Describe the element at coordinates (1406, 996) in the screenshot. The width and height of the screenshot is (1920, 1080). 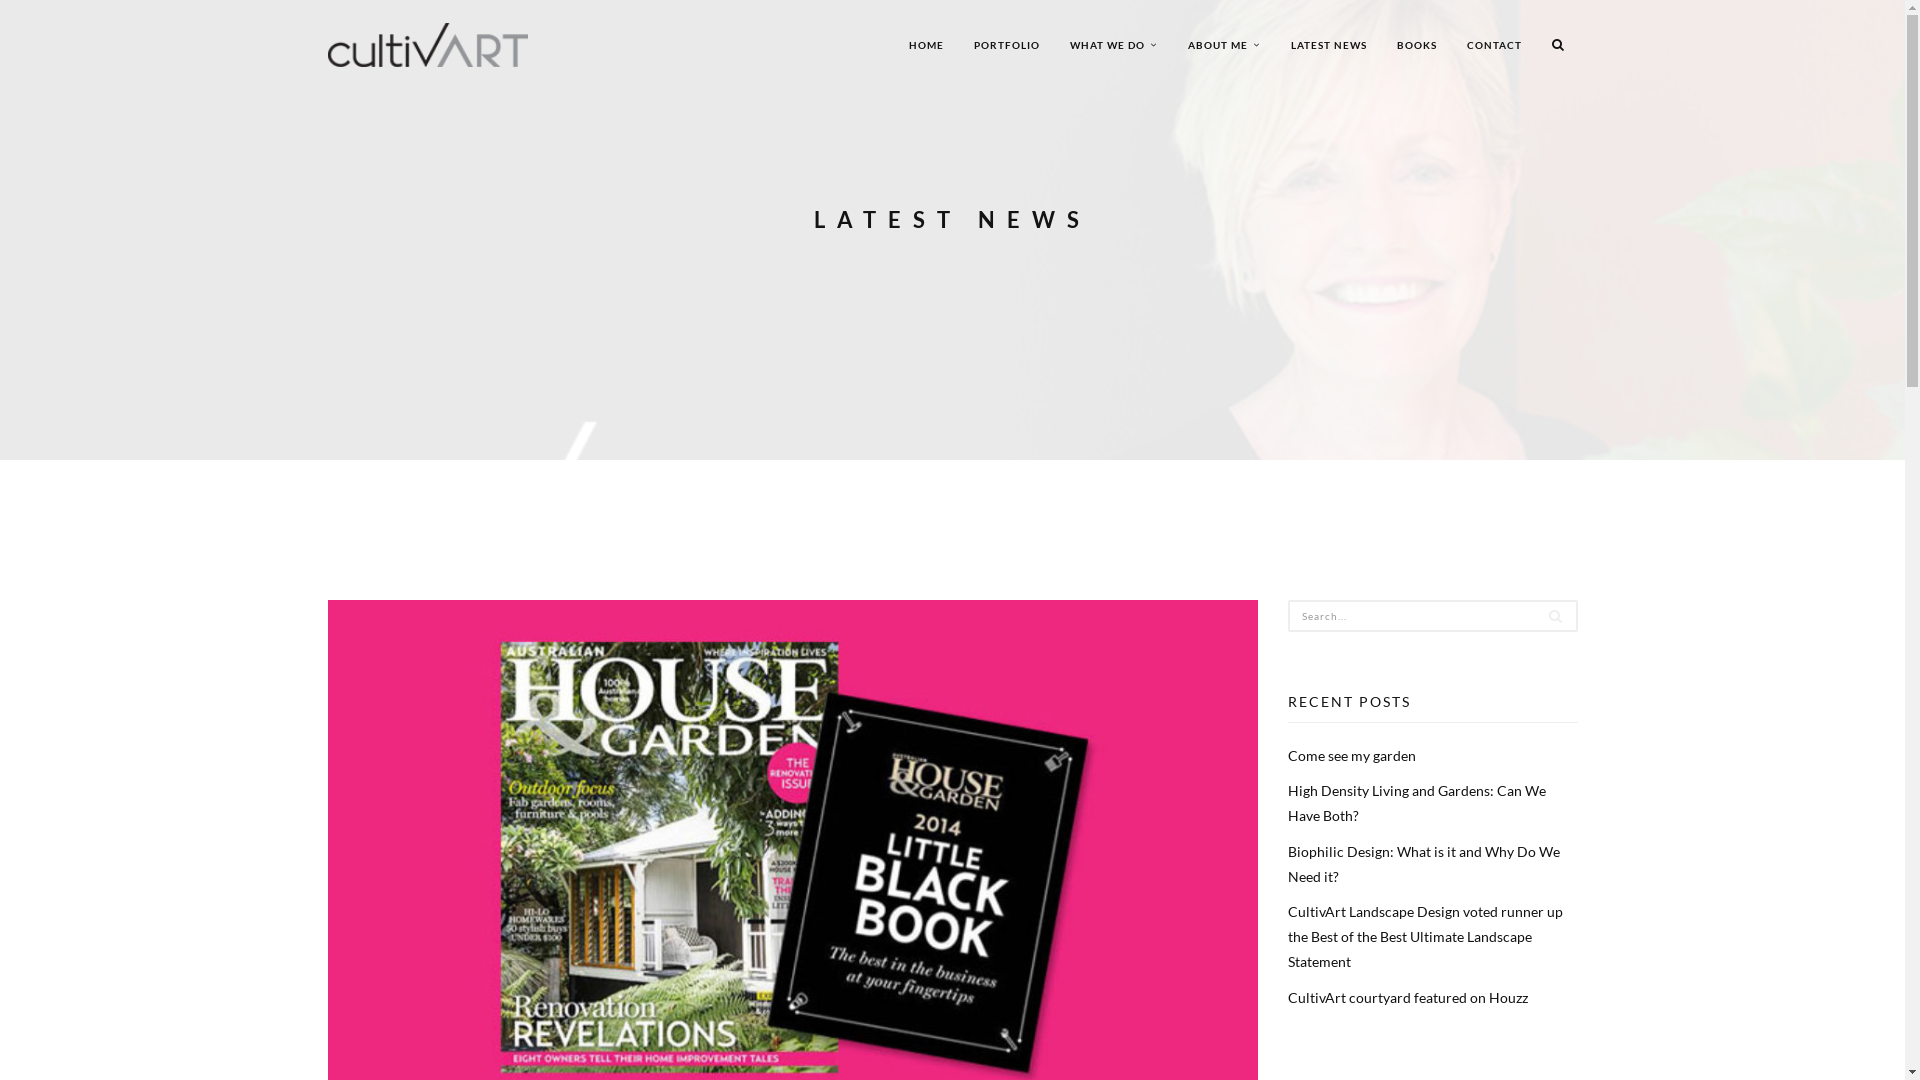
I see `'CultivArt courtyard featured on Houzz'` at that location.